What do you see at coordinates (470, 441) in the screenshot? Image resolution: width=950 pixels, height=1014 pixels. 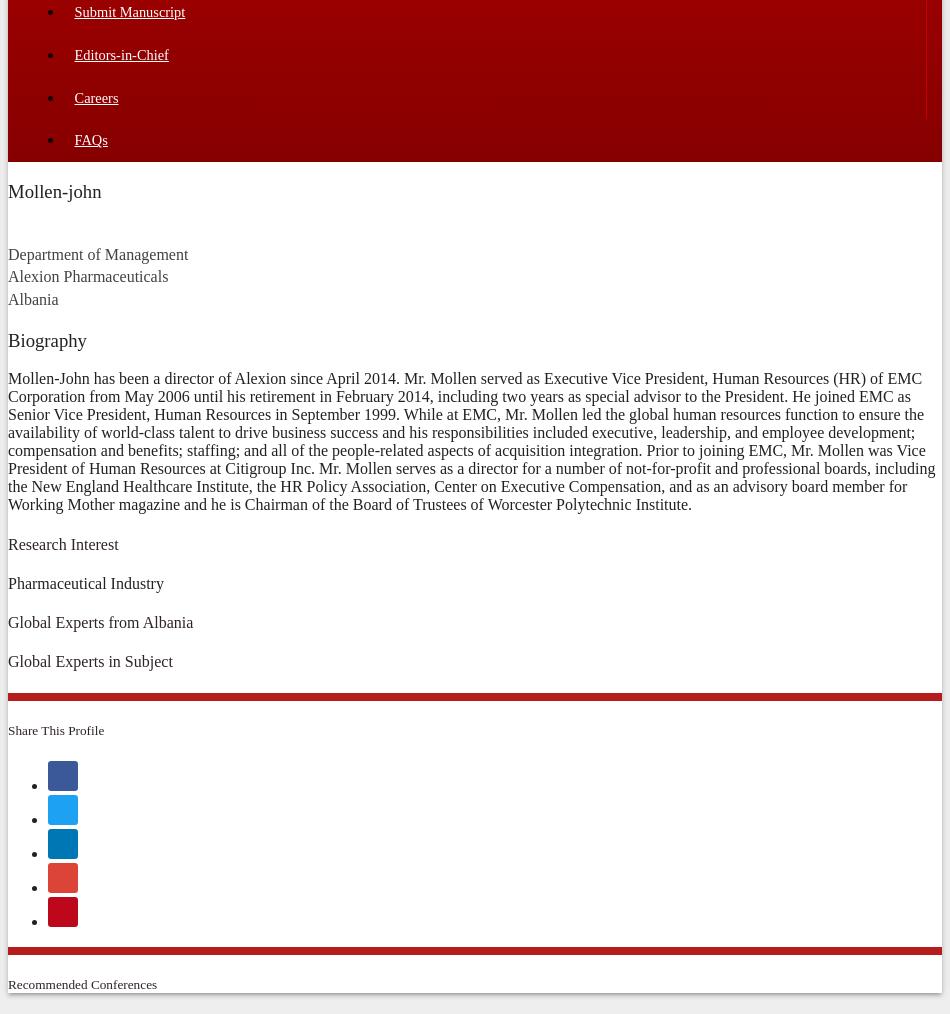 I see `'Mollen-John has been a director of Alexion since April 2014. Mr. Mollen served as Executive Vice President, Human Resources (HR) of EMC Corporation from May 2006 until his retirement in February 2014, including two years as special advisor to the President. He joined EMC as Senior Vice President, Human Resources in September 1999. While at EMC, Mr. Mollen led the global human resources function to ensure the availability of world-class talent to drive business success and his responsibilities included executive, leadership, and employee development; compensation and benefits; staffing; and all of the people-related aspects of acquisition integration. Prior to joining EMC, Mr. Mollen was Vice President of Human Resources at Citigroup Inc. Mr. Mollen serves as a director for a number of not-for-profit and professional boards, including the New England Healthcare Institute, the HR Policy Association, Center on Executive Compensation, and as an advisory board member for Working Mother magazine and he is Chairman of the Board of Trustees of Worcester Polytechnic Institute.'` at bounding box center [470, 441].